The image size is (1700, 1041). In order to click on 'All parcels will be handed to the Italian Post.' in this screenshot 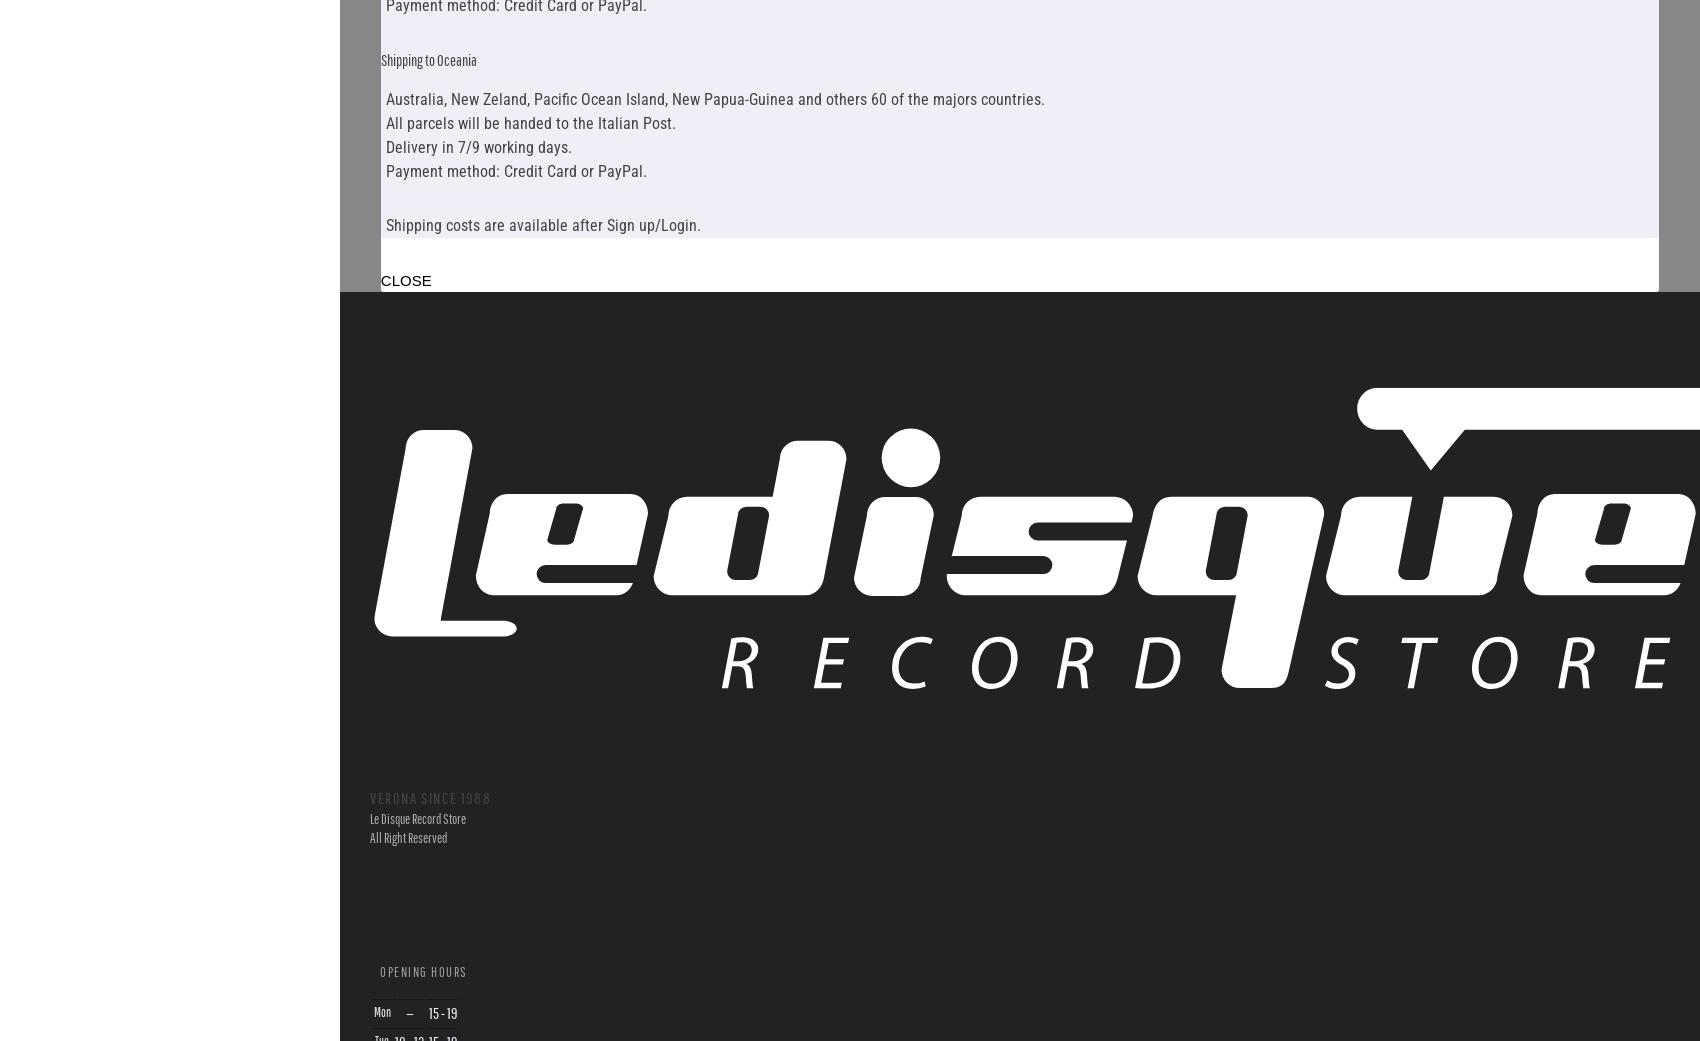, I will do `click(530, 122)`.